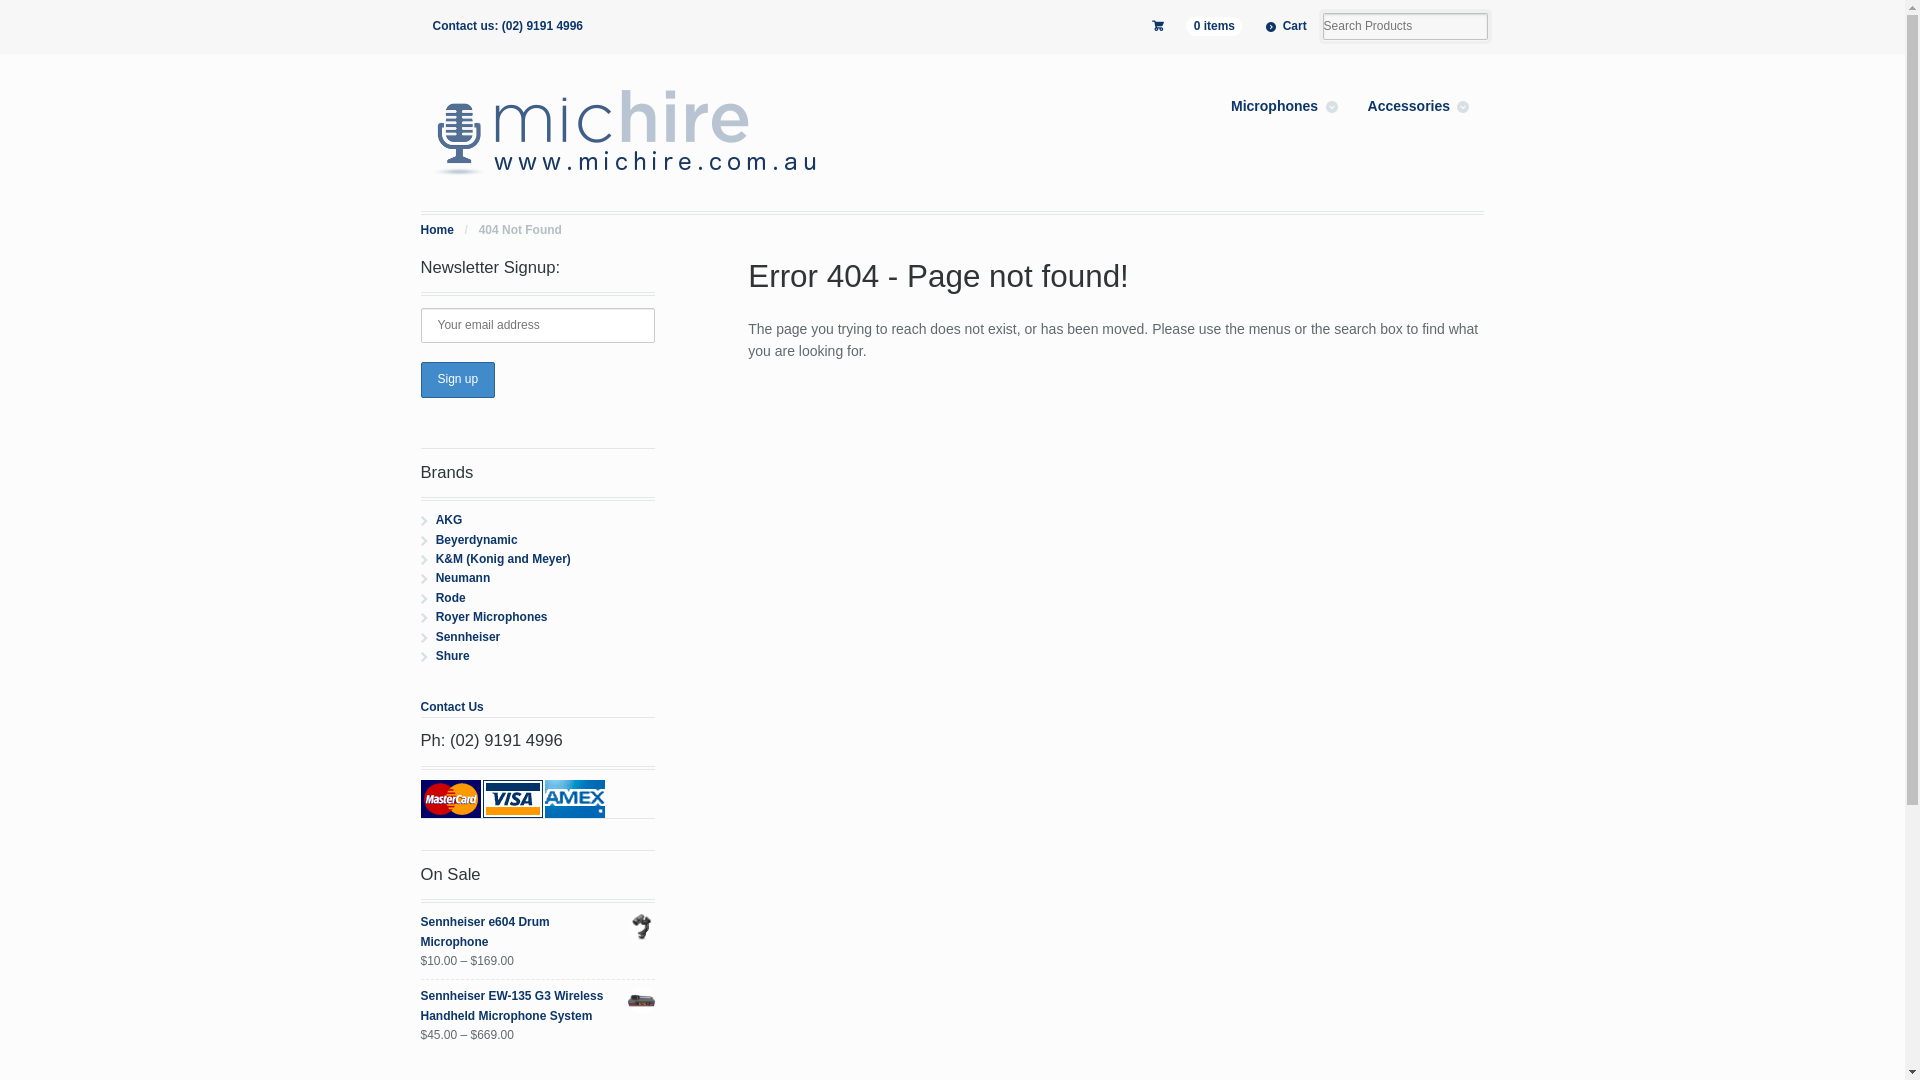 The height and width of the screenshot is (1080, 1920). I want to click on 'Rode', so click(450, 596).